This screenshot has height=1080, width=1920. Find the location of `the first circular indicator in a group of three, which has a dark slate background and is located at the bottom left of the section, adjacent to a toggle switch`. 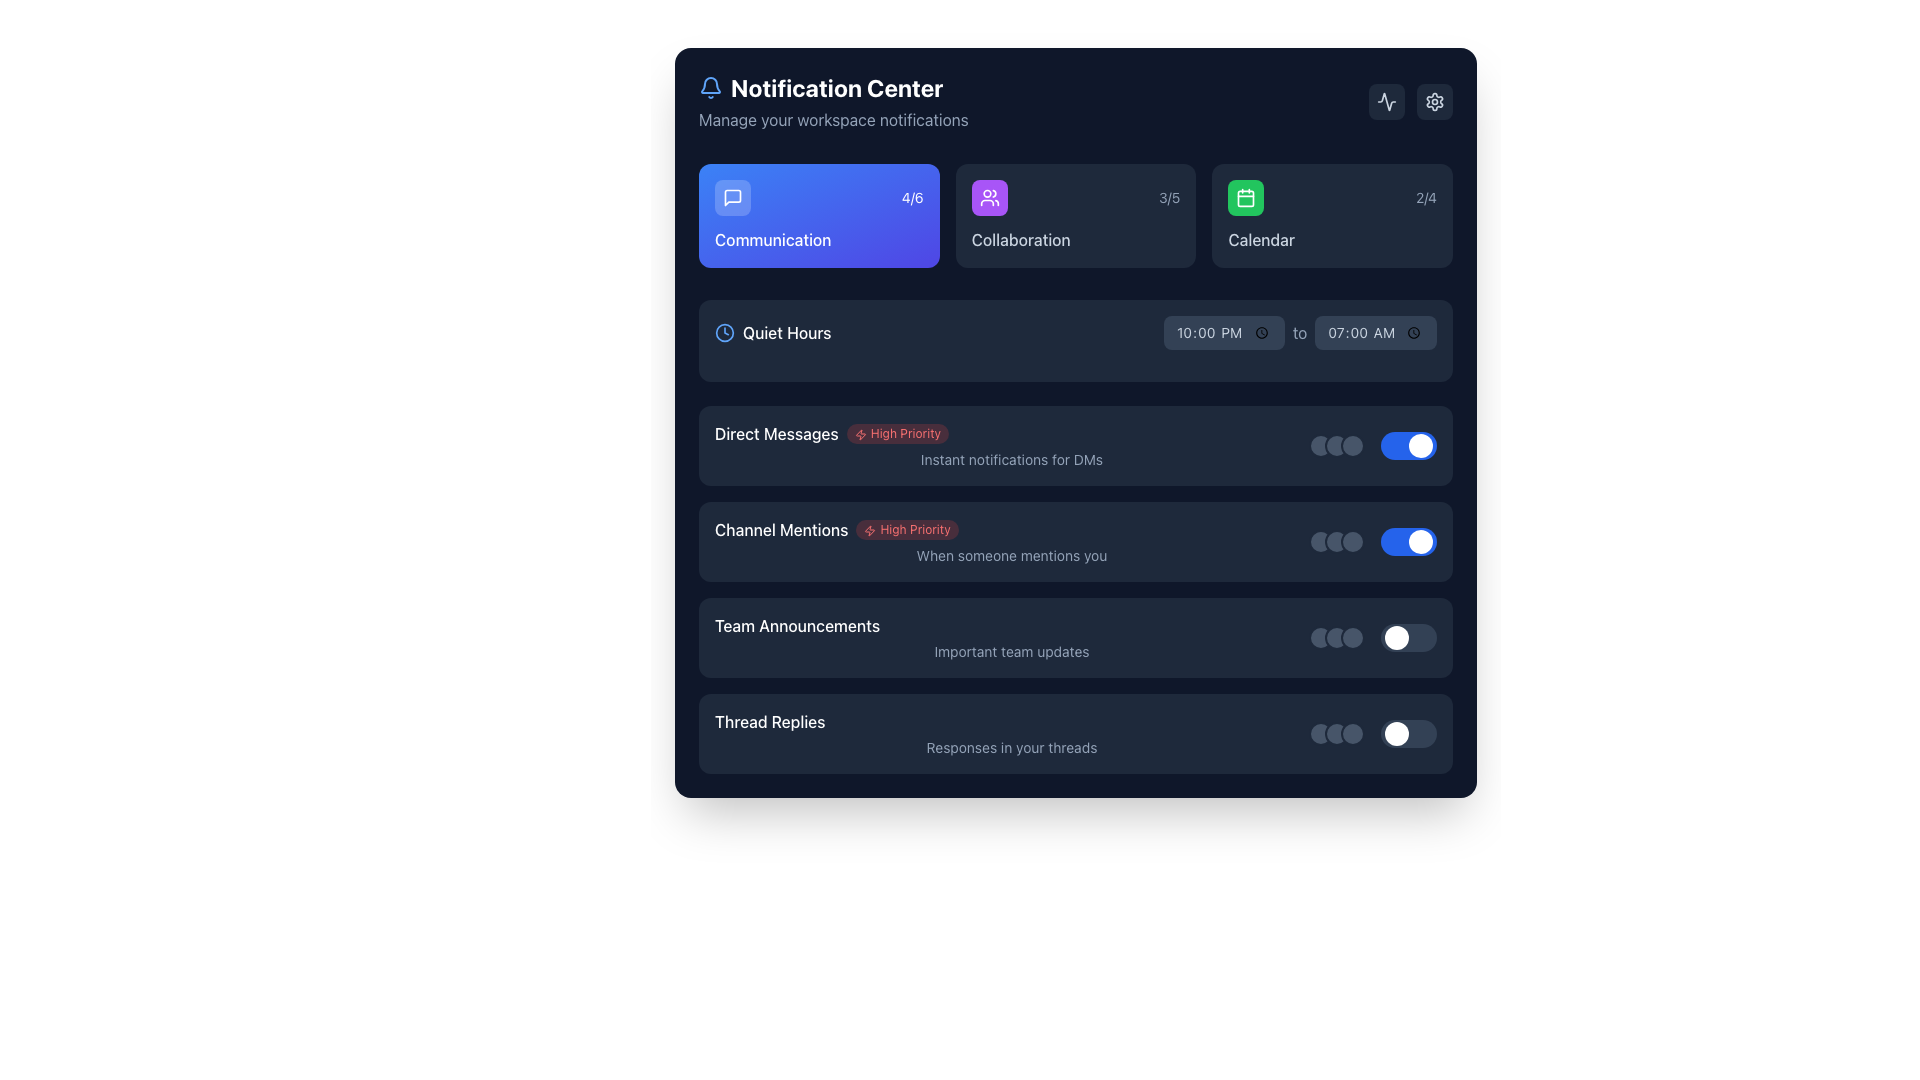

the first circular indicator in a group of three, which has a dark slate background and is located at the bottom left of the section, adjacent to a toggle switch is located at coordinates (1320, 733).